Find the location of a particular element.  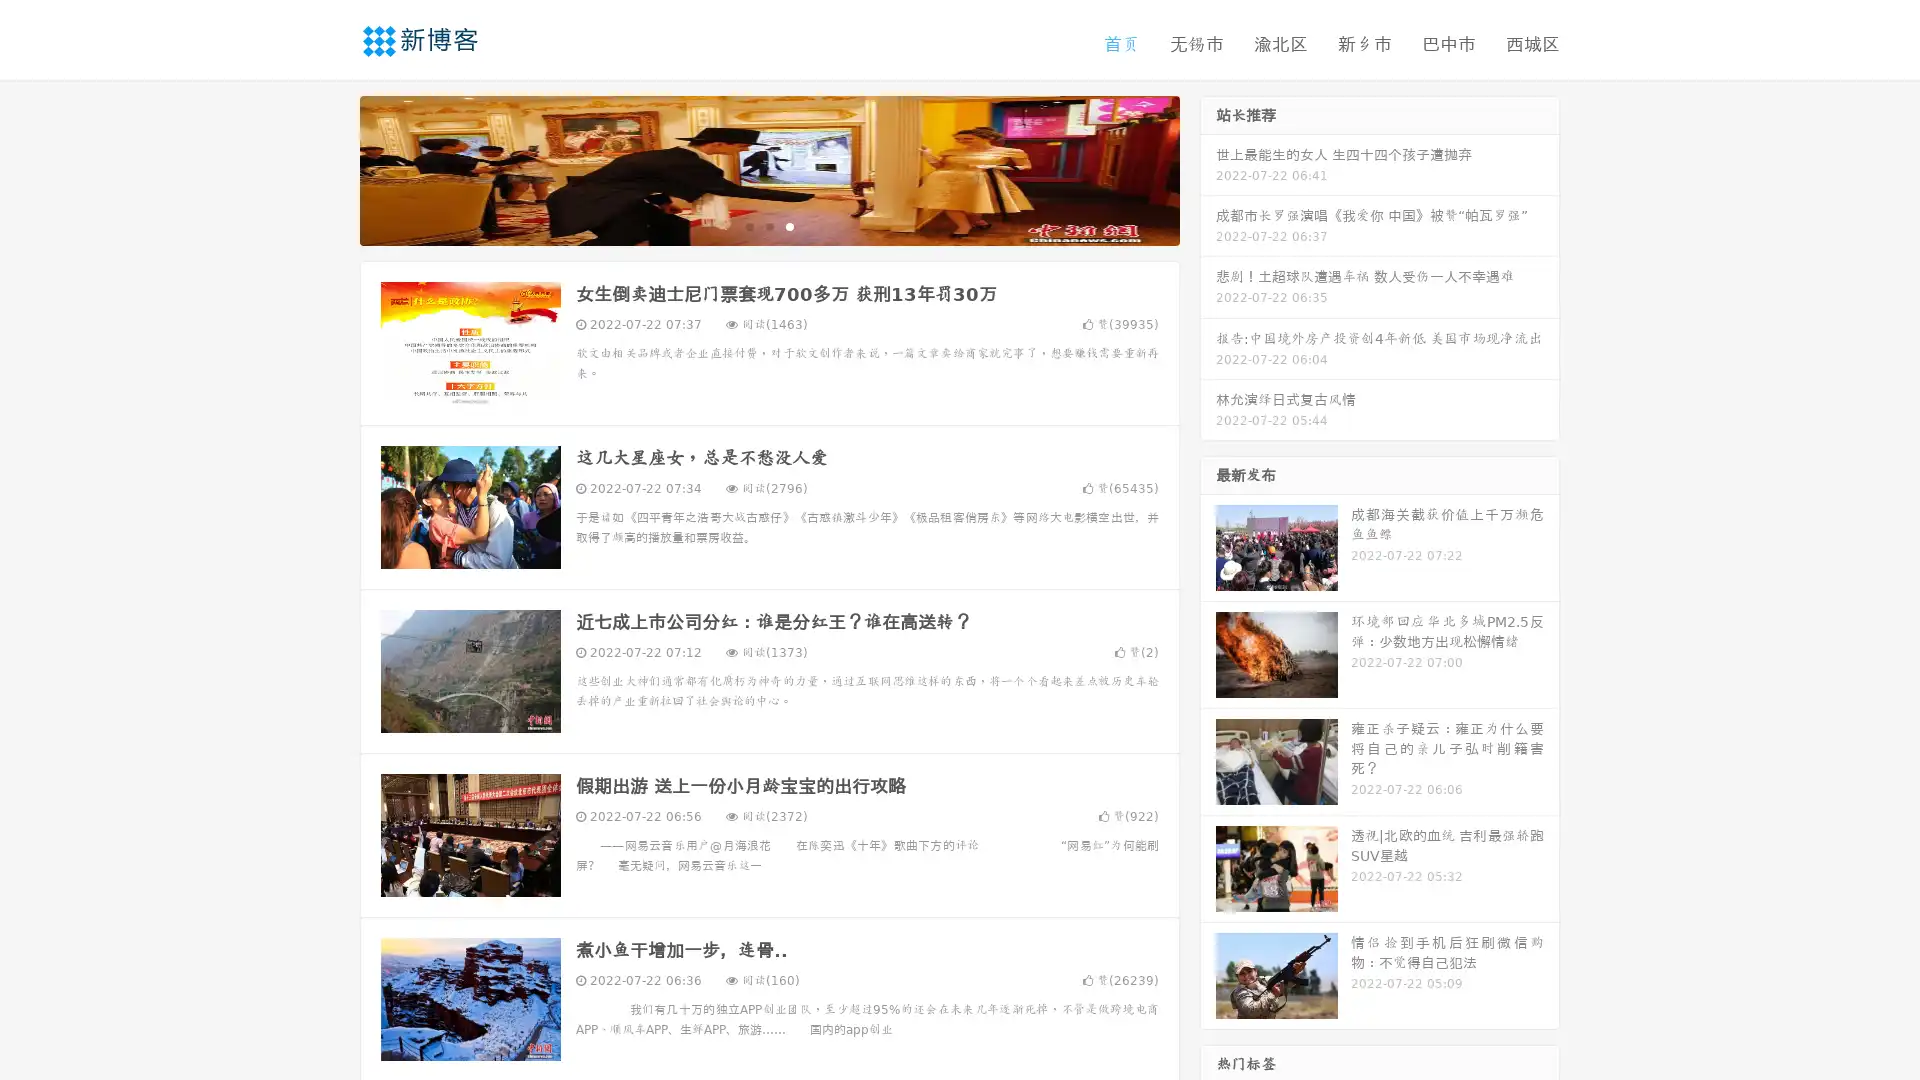

Next slide is located at coordinates (1208, 168).